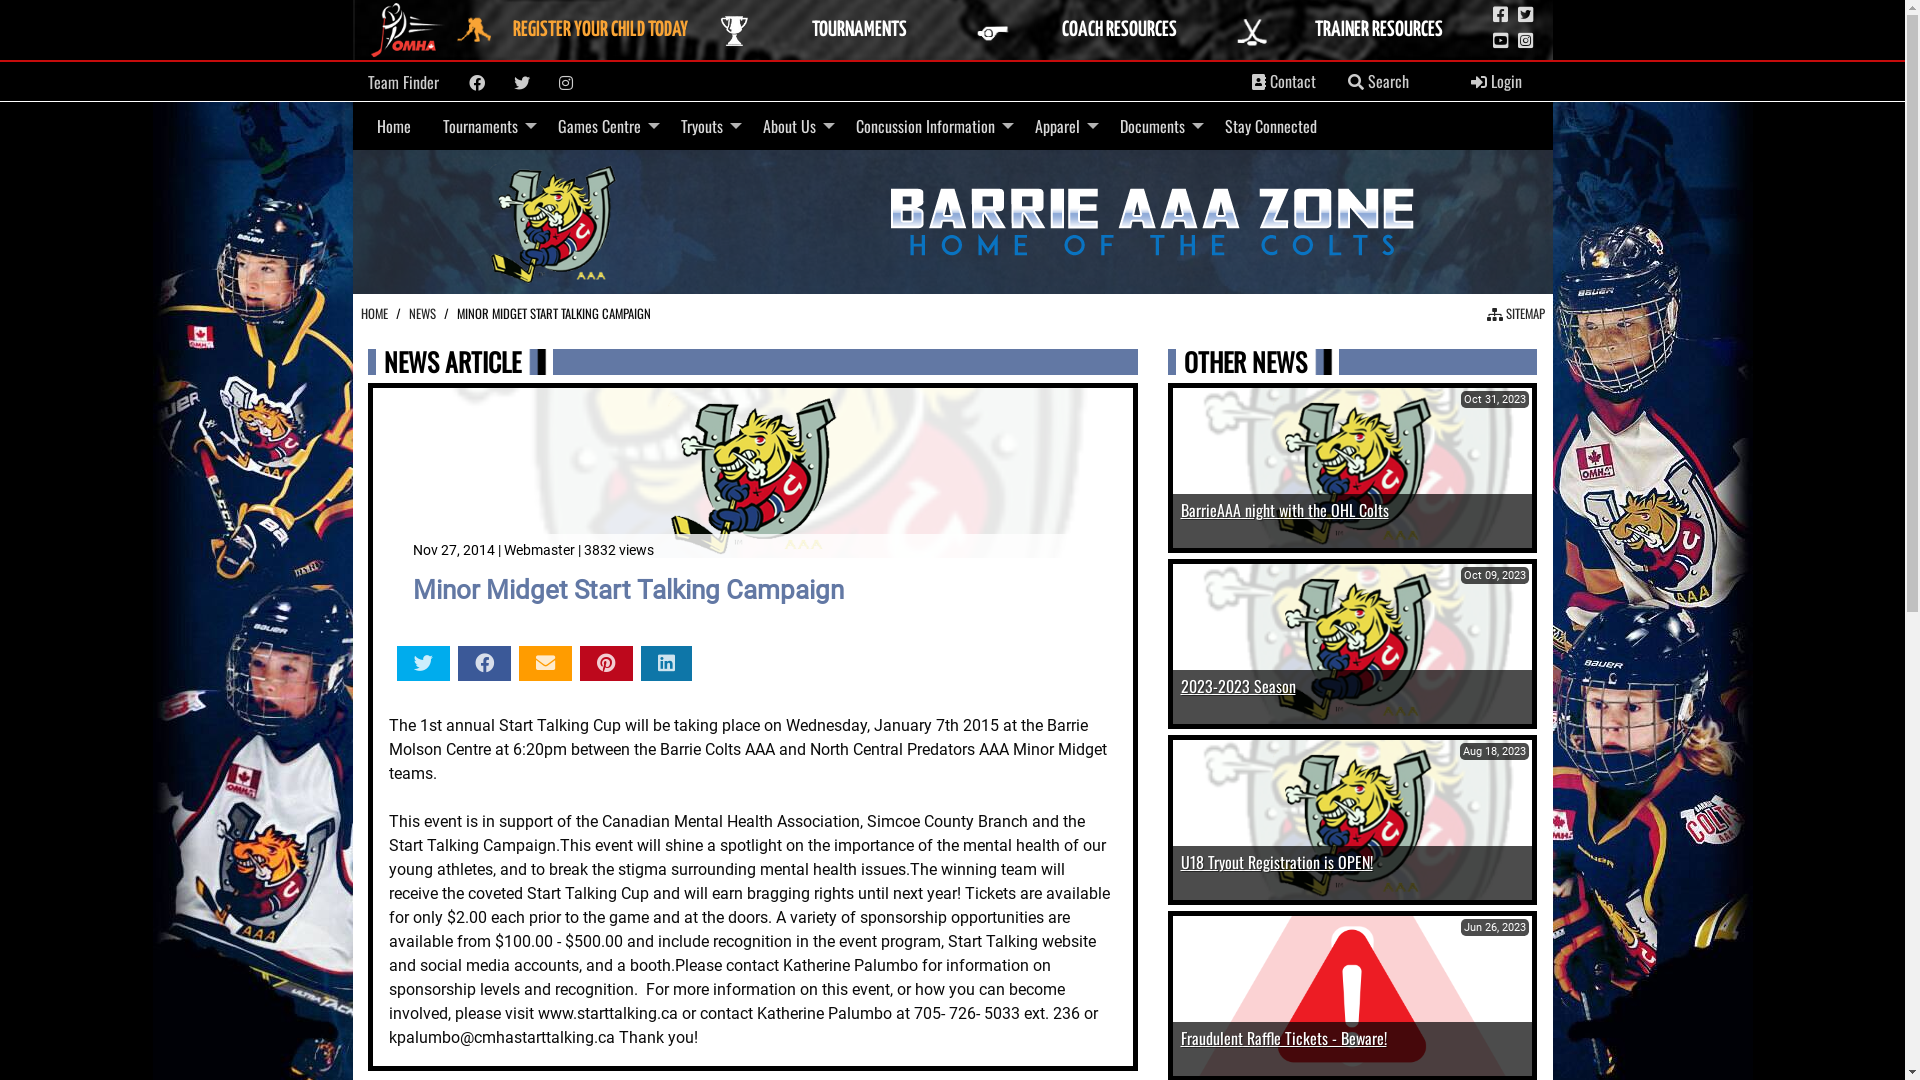 This screenshot has width=1920, height=1080. Describe the element at coordinates (1499, 41) in the screenshot. I see `'OMHA YouTube Channel'` at that location.